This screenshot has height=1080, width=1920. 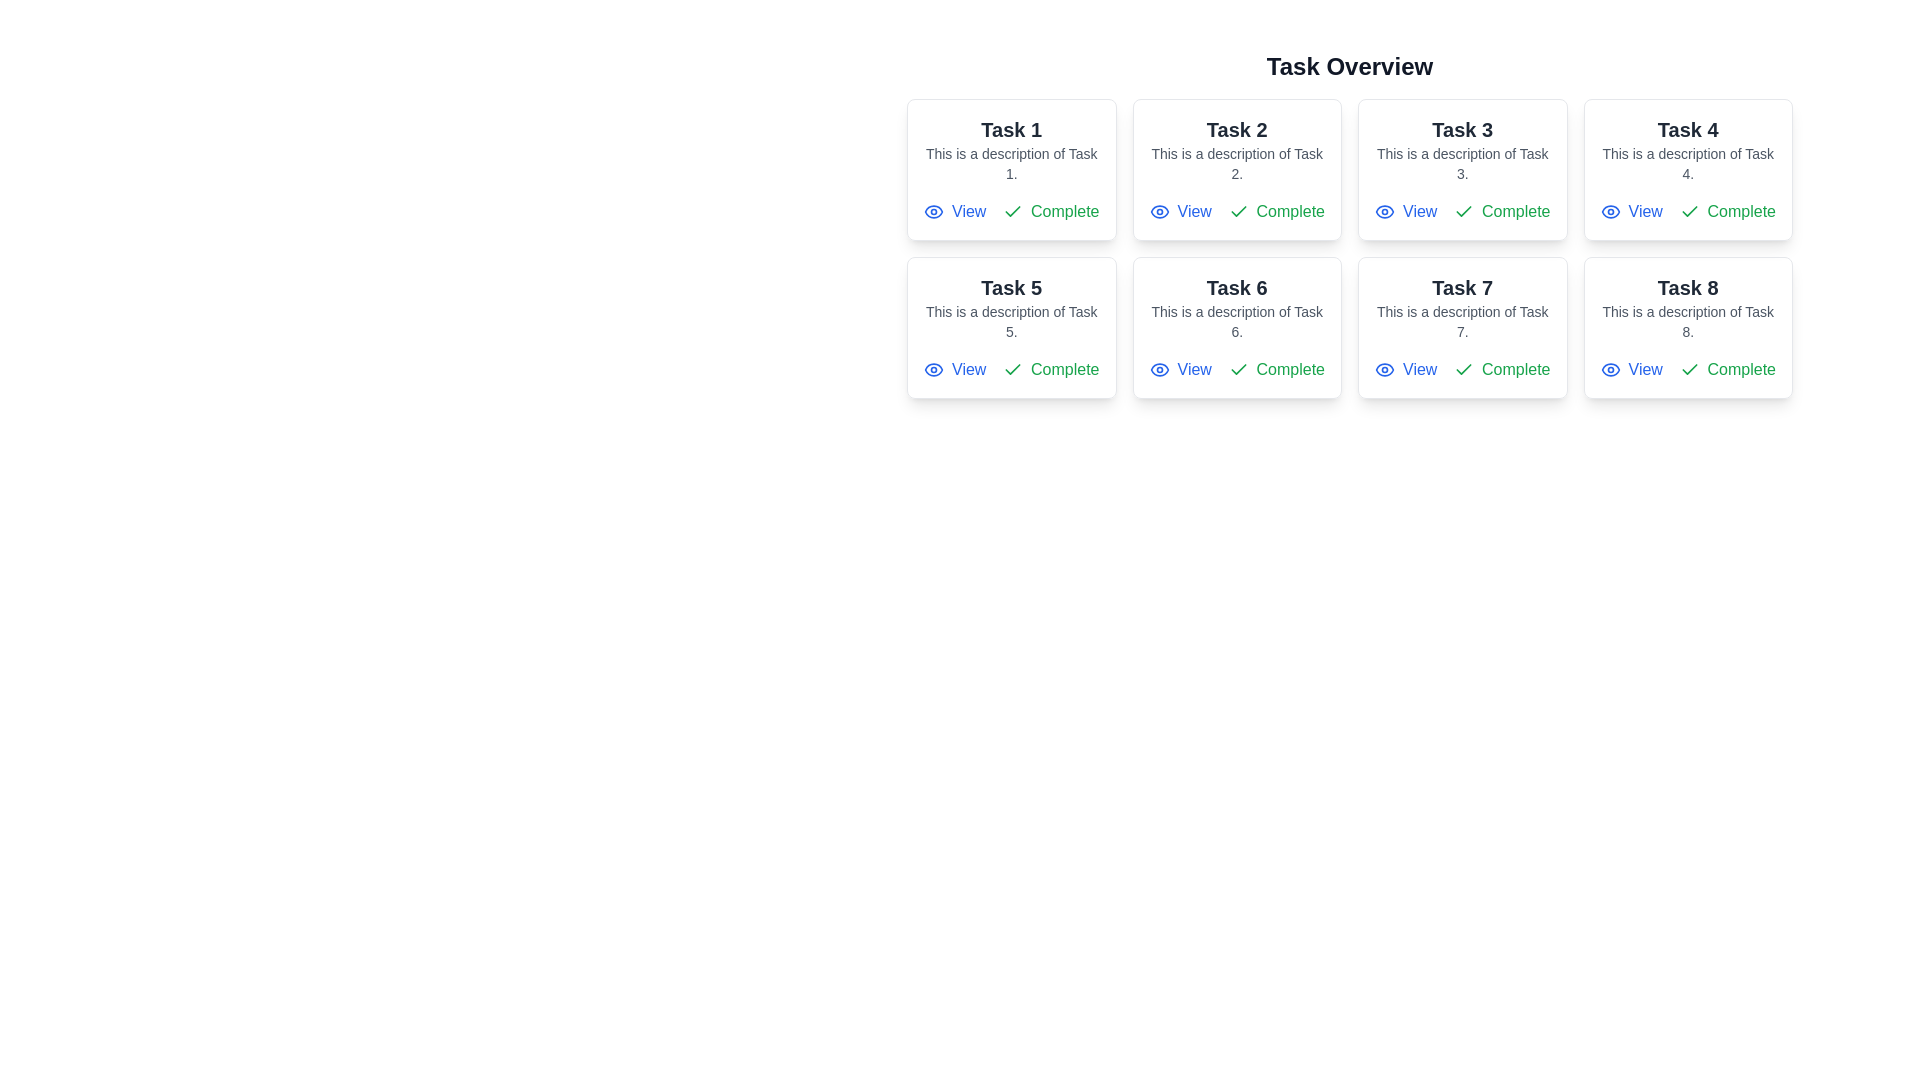 I want to click on the static text label that serves as the title for the task card, located in the last card of a grid layout, so click(x=1687, y=288).